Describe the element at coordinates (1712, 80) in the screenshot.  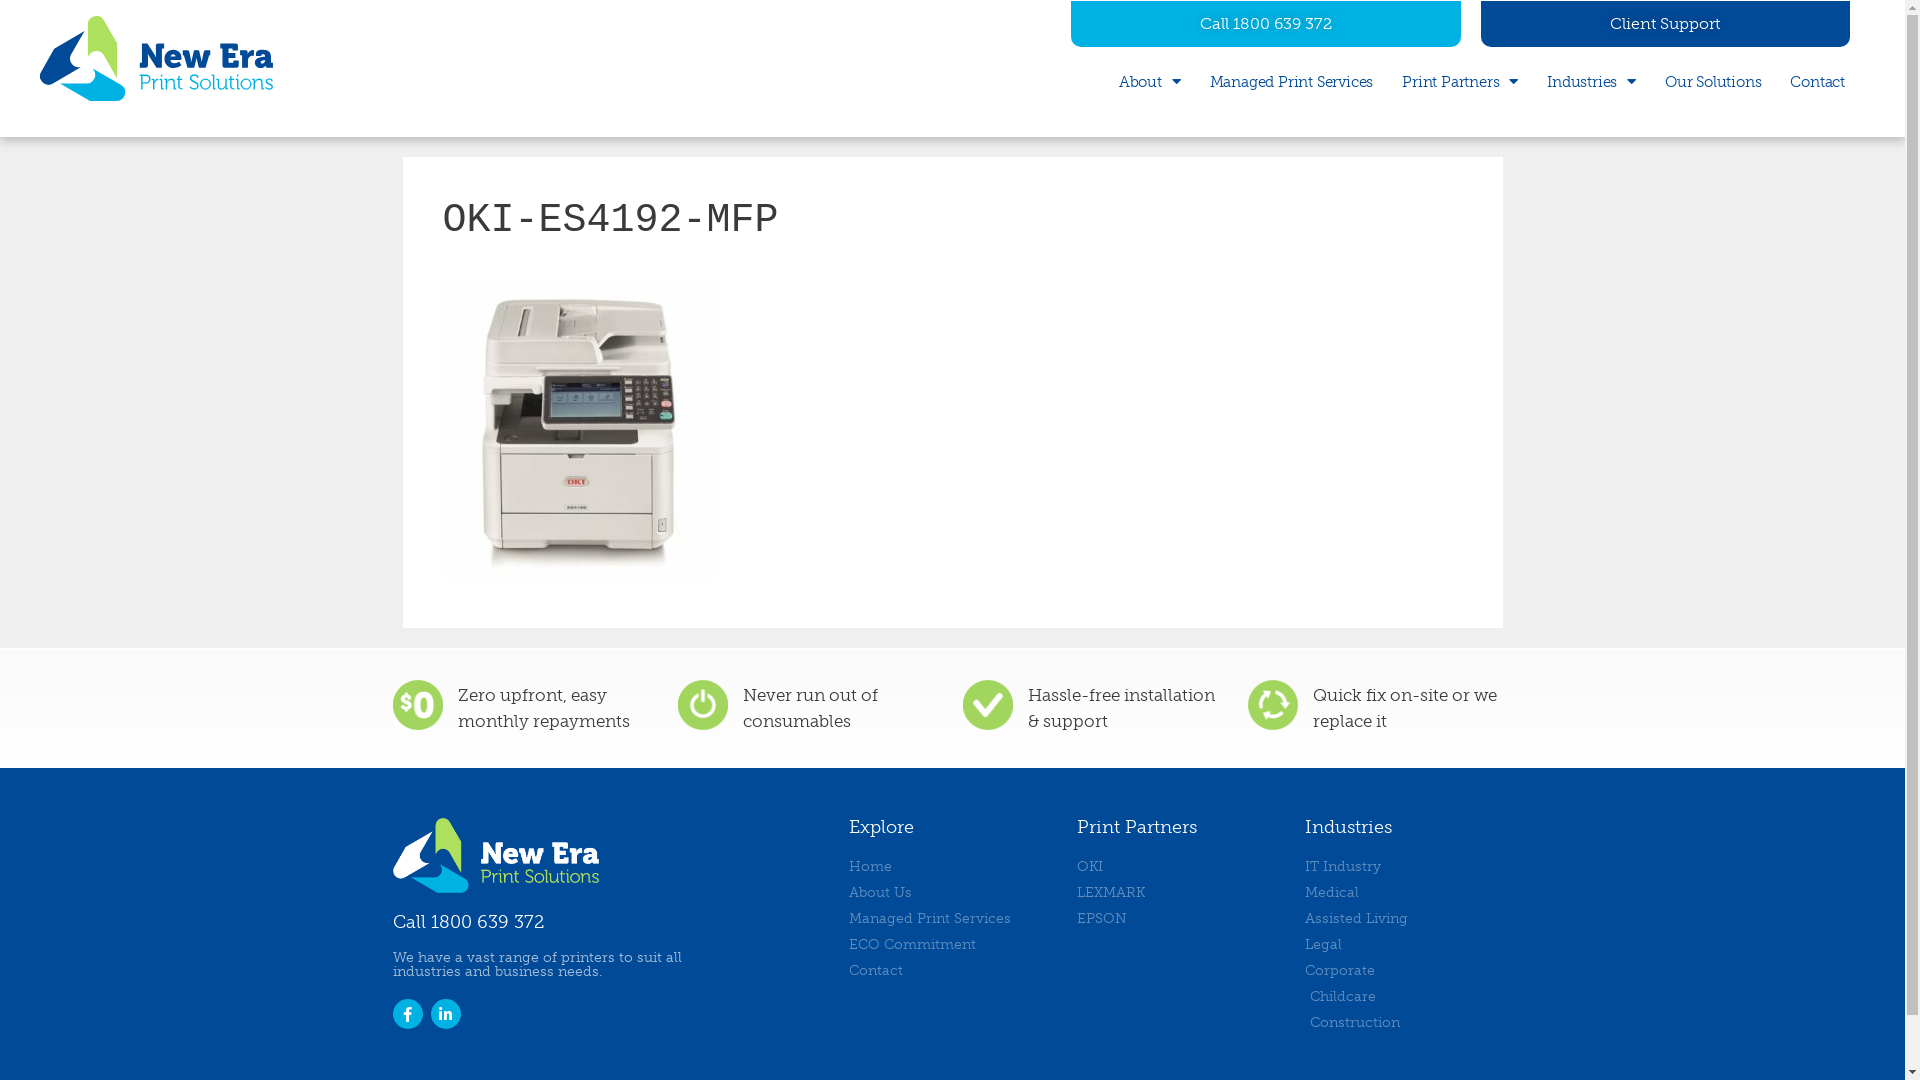
I see `'Our Solutions'` at that location.